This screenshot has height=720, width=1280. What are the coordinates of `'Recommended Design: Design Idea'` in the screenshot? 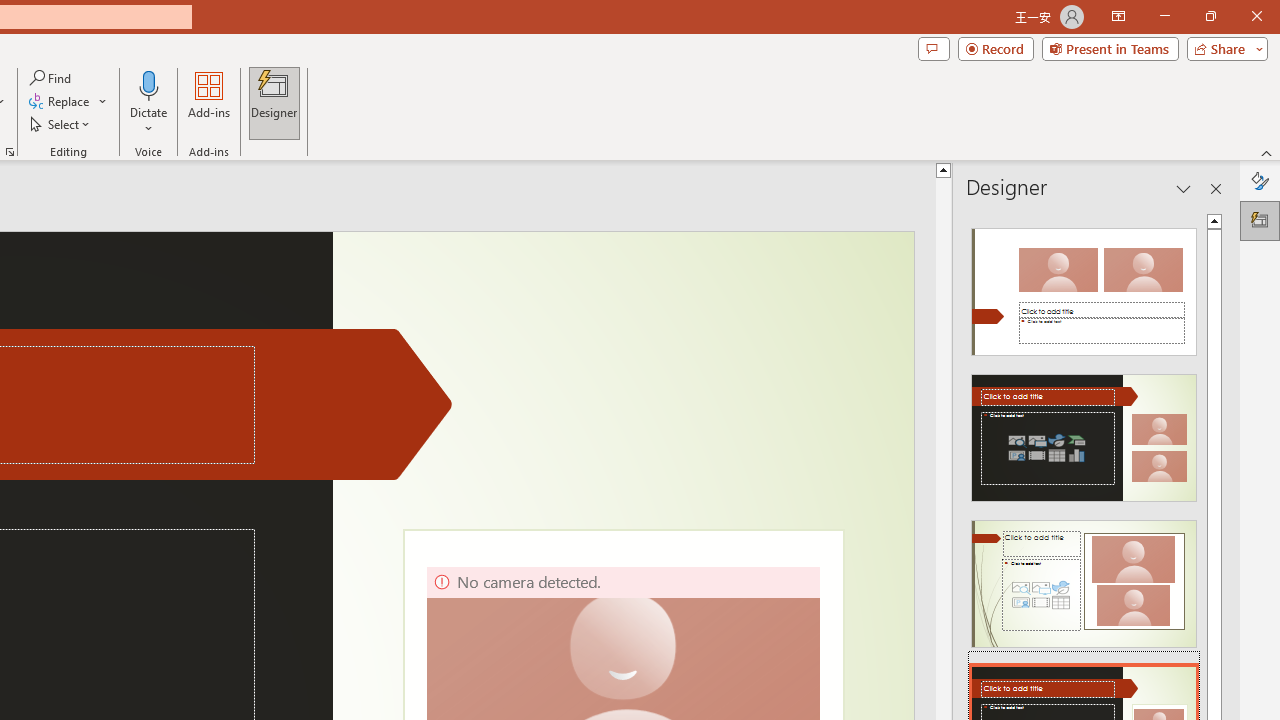 It's located at (1083, 286).